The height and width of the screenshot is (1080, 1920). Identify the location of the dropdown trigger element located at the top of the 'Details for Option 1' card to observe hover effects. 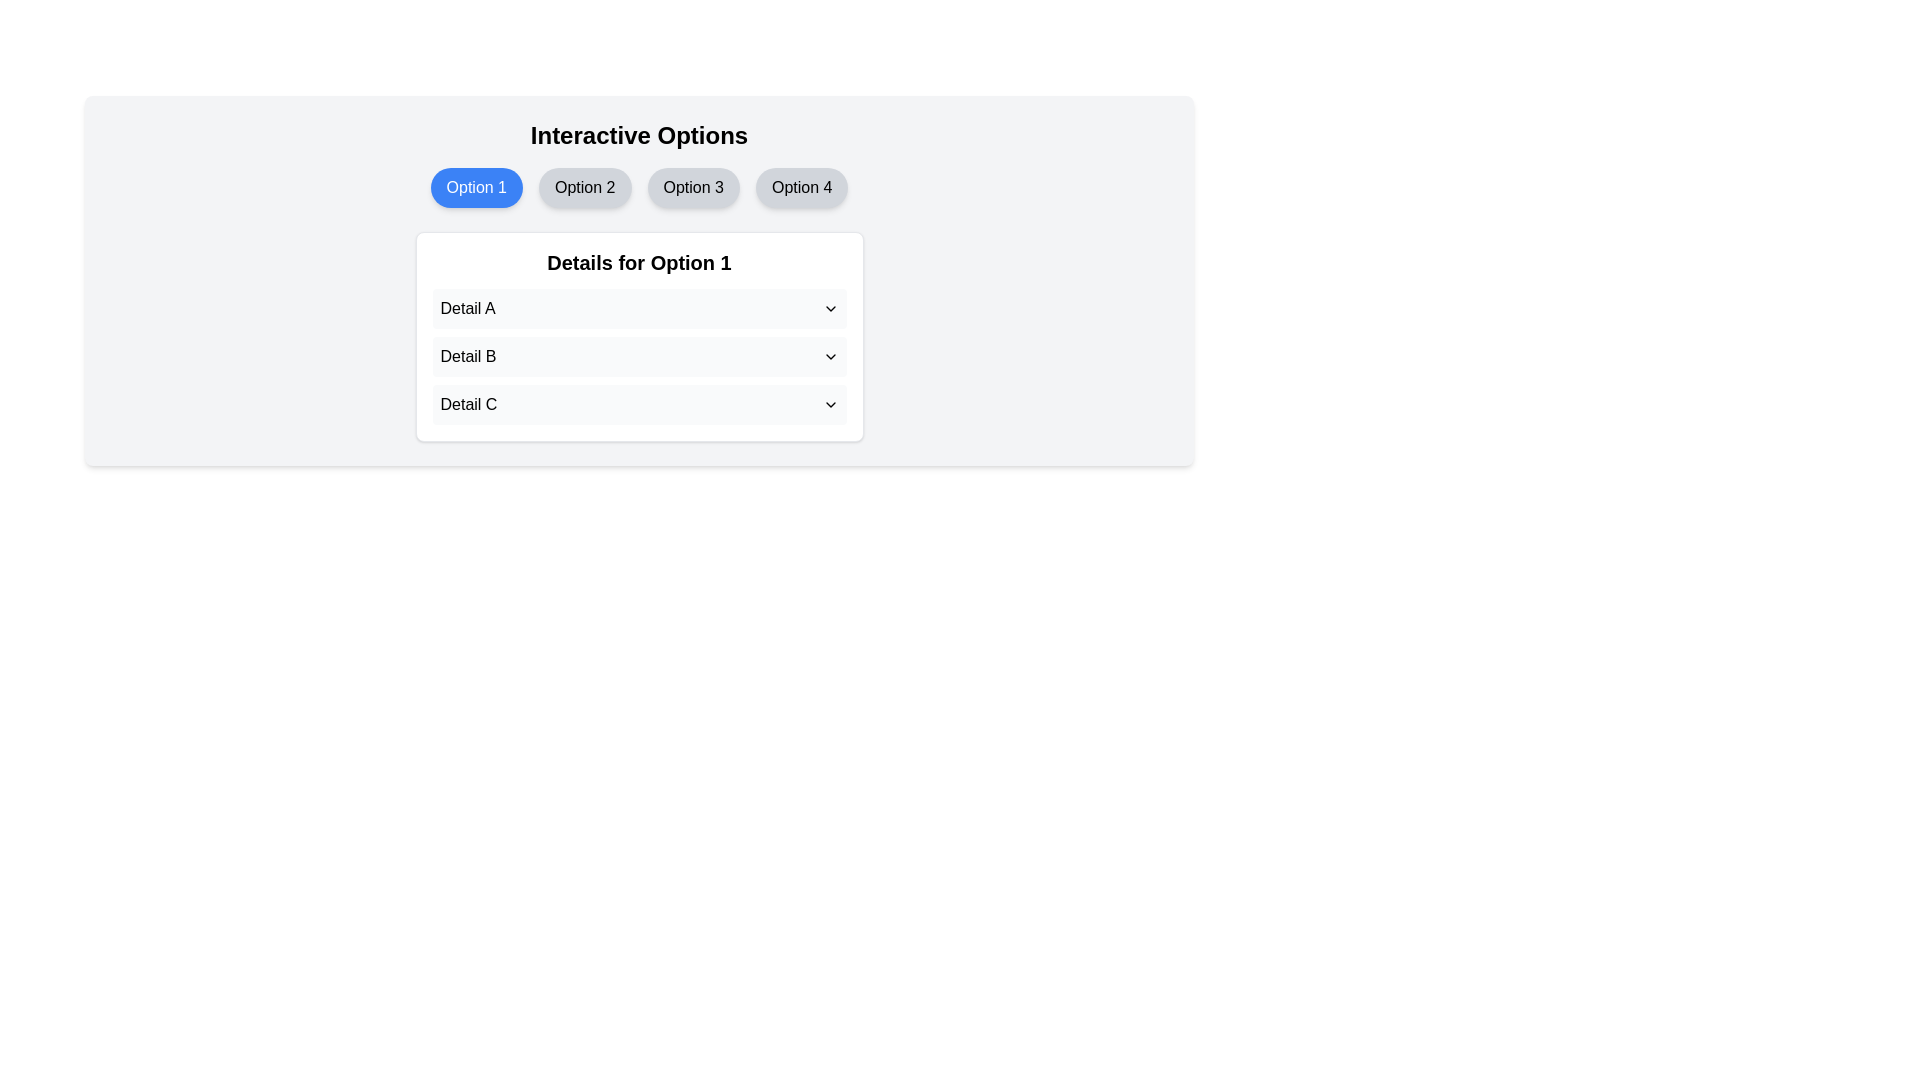
(638, 308).